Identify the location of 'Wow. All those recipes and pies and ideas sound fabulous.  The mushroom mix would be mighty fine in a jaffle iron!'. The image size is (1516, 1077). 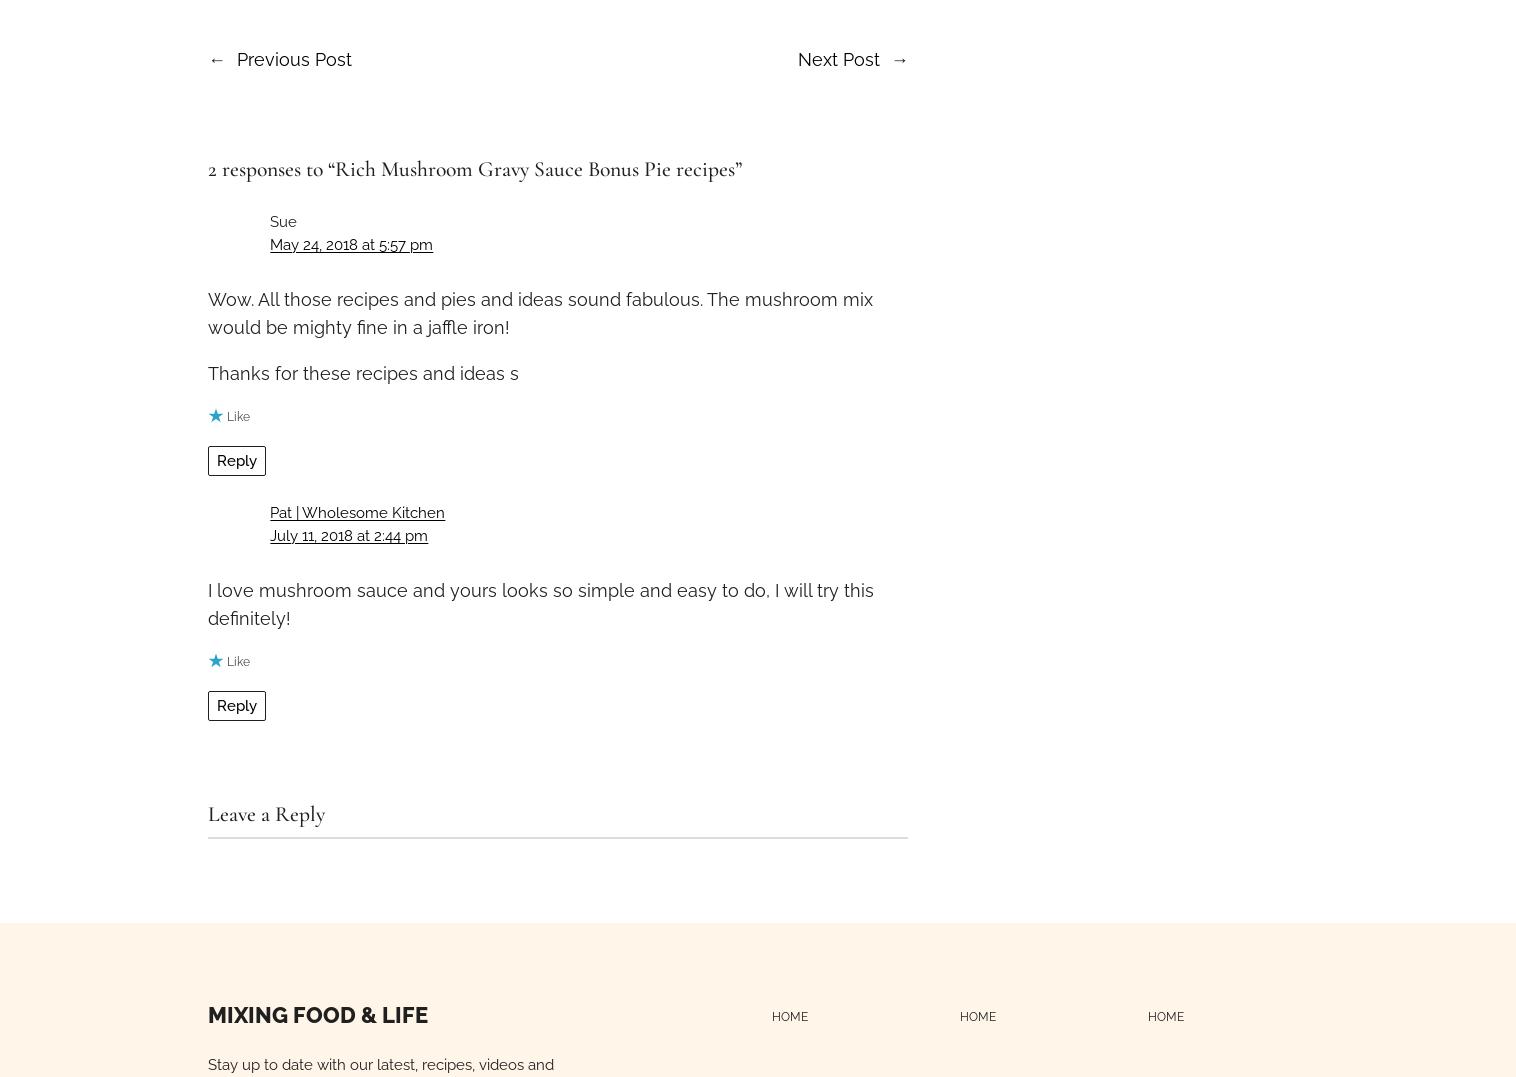
(539, 313).